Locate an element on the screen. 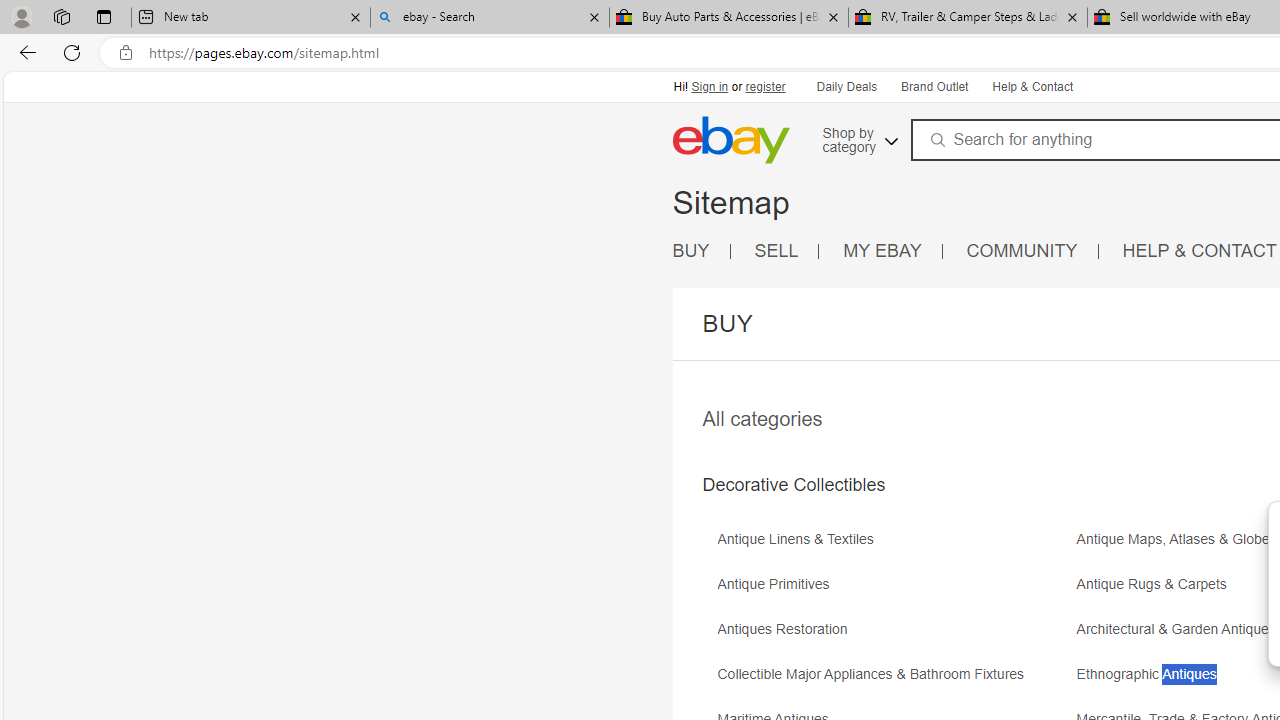 This screenshot has width=1280, height=720. 'Daily Deals' is located at coordinates (847, 87).